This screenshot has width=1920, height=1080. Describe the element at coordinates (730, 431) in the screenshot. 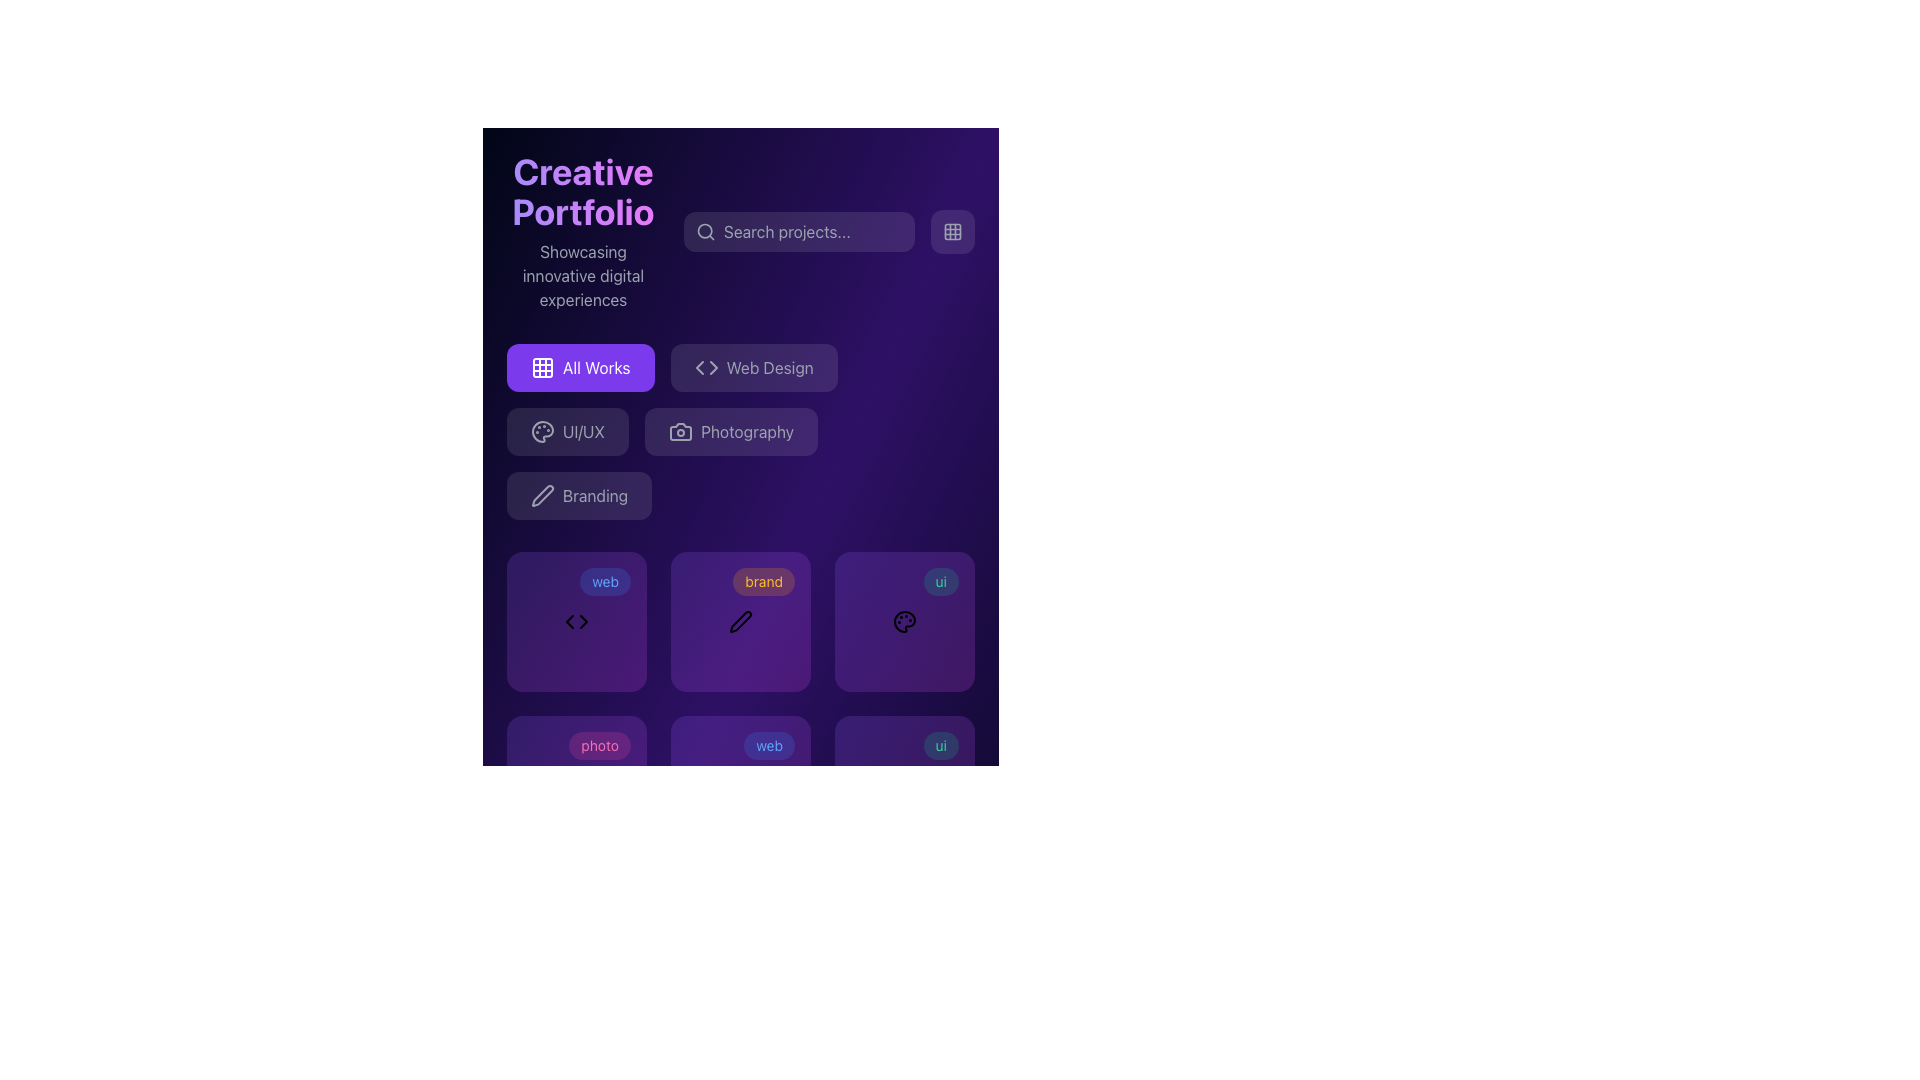

I see `the 'Photography' button, which is a horizontally rectangular button with rounded corners and a light gray text label` at that location.